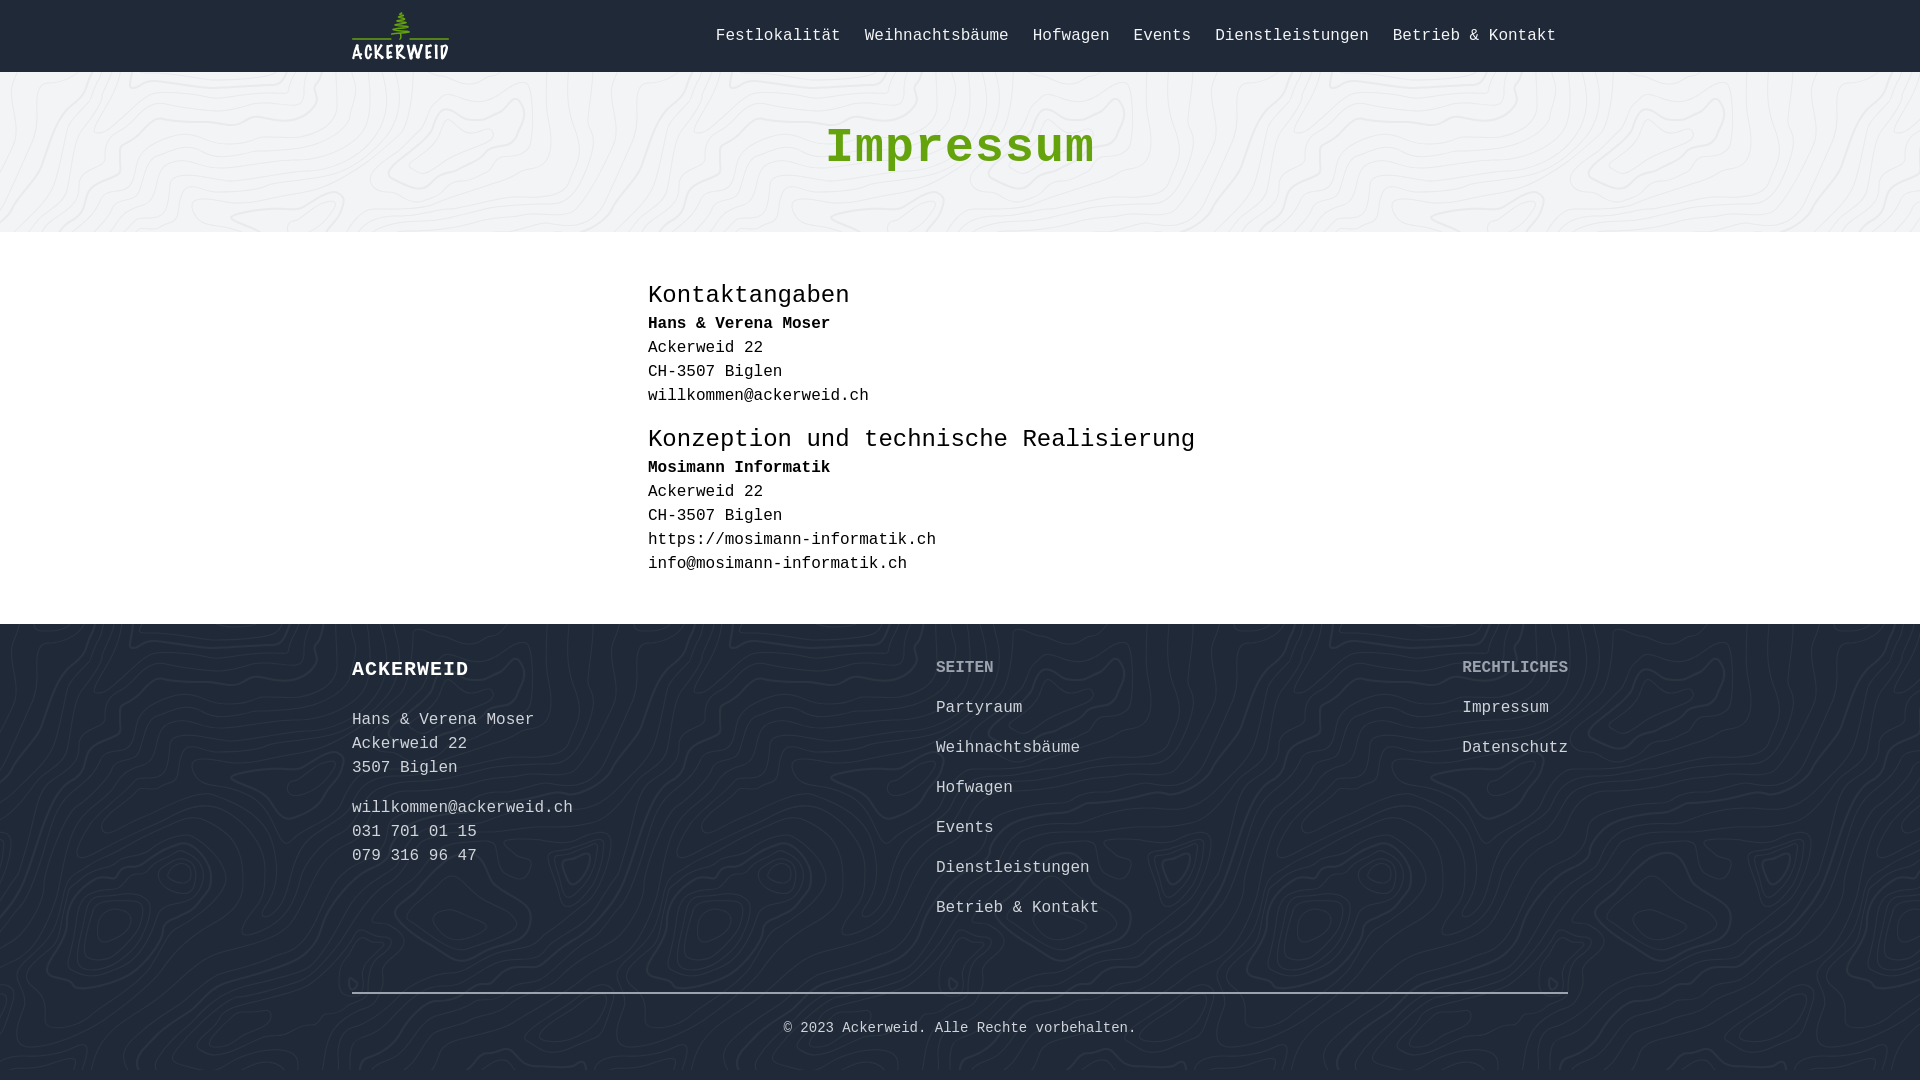 The height and width of the screenshot is (1080, 1920). What do you see at coordinates (461, 670) in the screenshot?
I see `'ACKERWEID'` at bounding box center [461, 670].